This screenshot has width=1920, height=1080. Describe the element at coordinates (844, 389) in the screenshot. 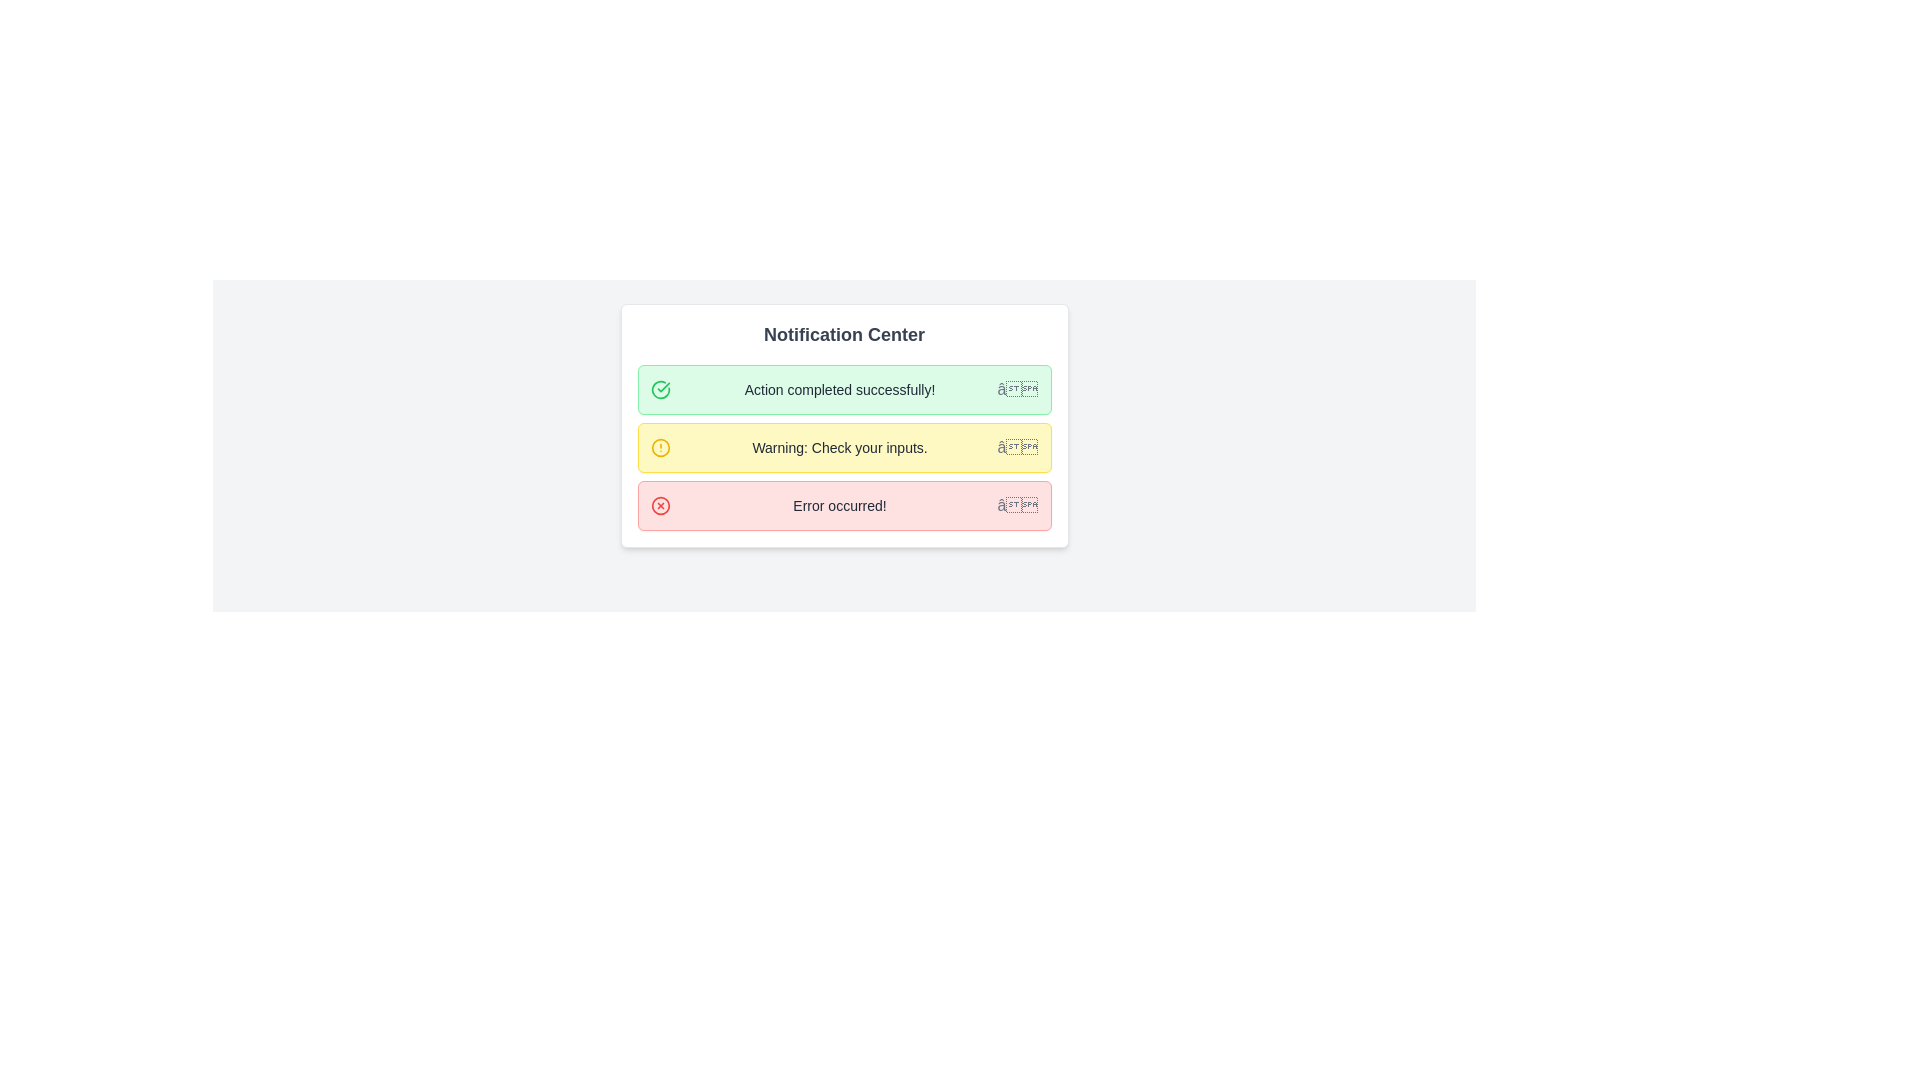

I see `text of the first notification card in the notification center, which indicates that an action was successfully completed` at that location.